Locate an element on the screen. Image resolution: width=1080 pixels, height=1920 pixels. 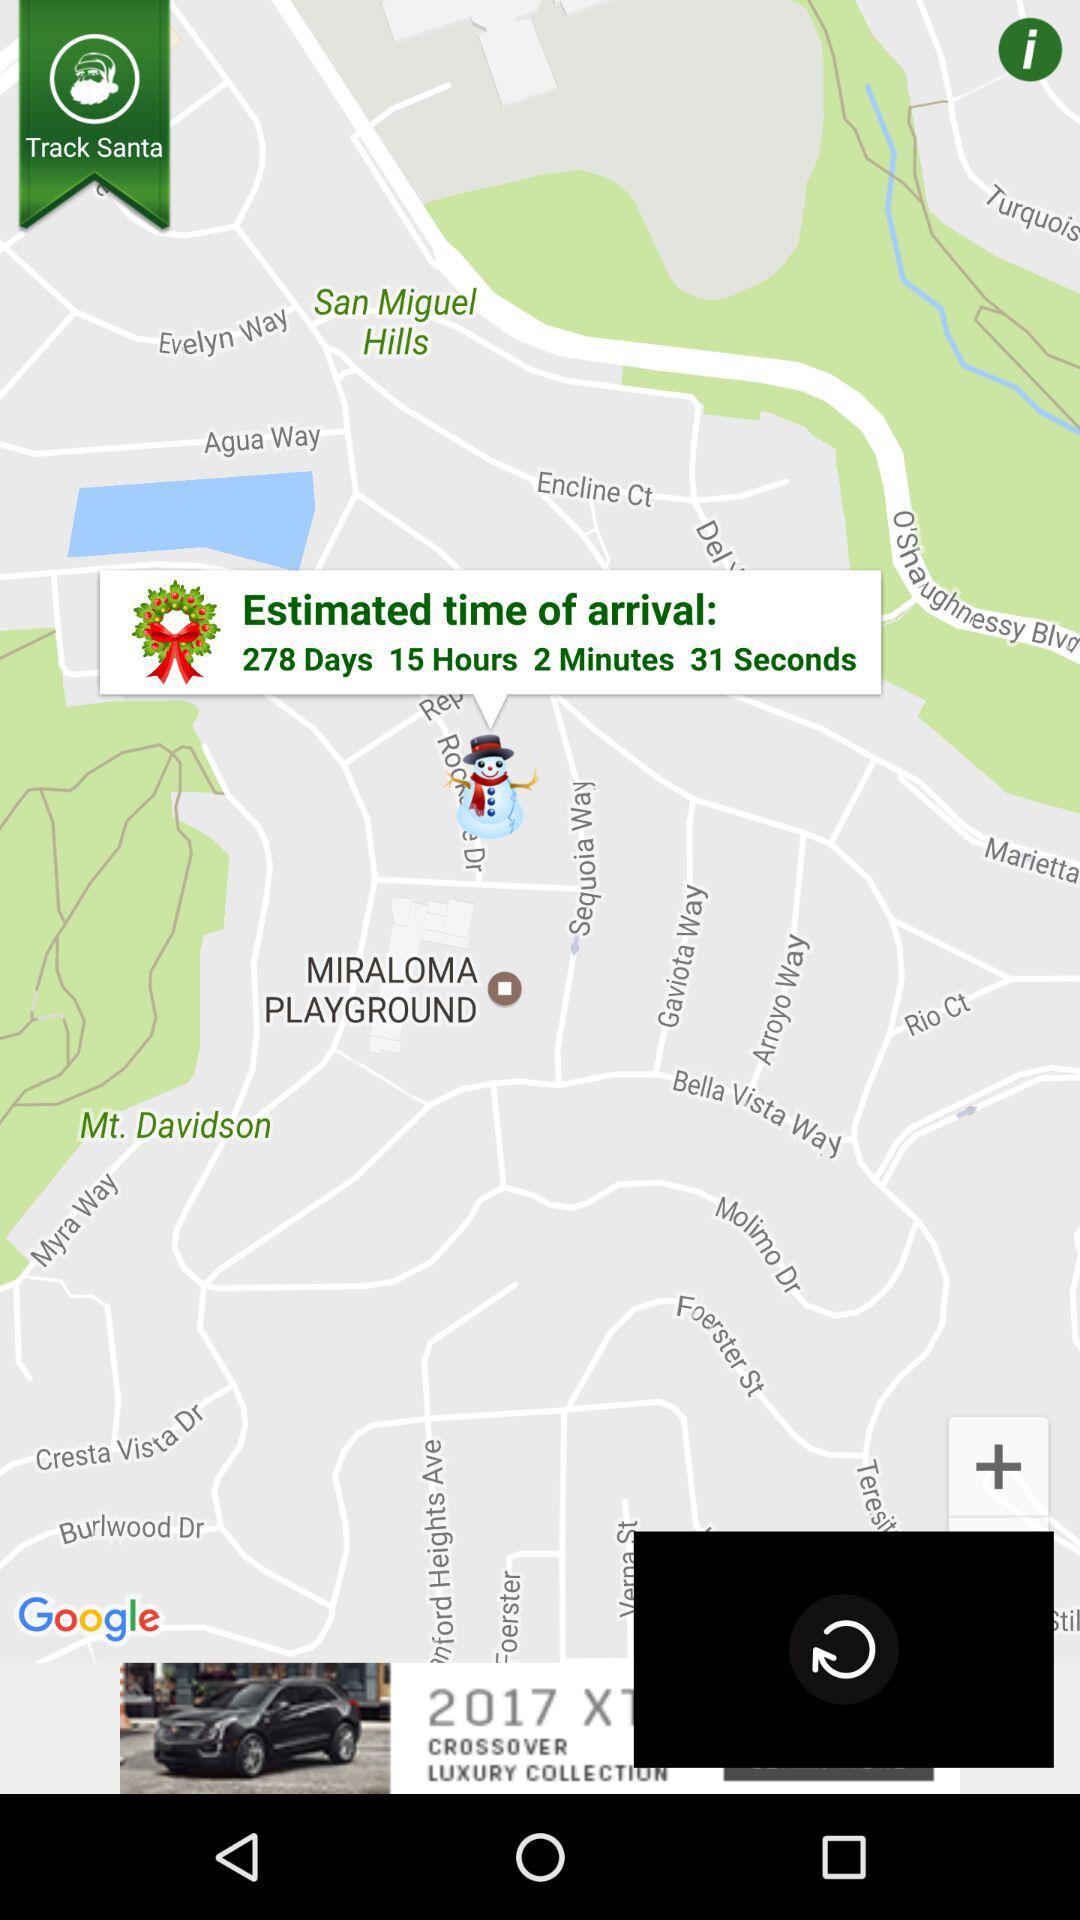
the add icon is located at coordinates (998, 1566).